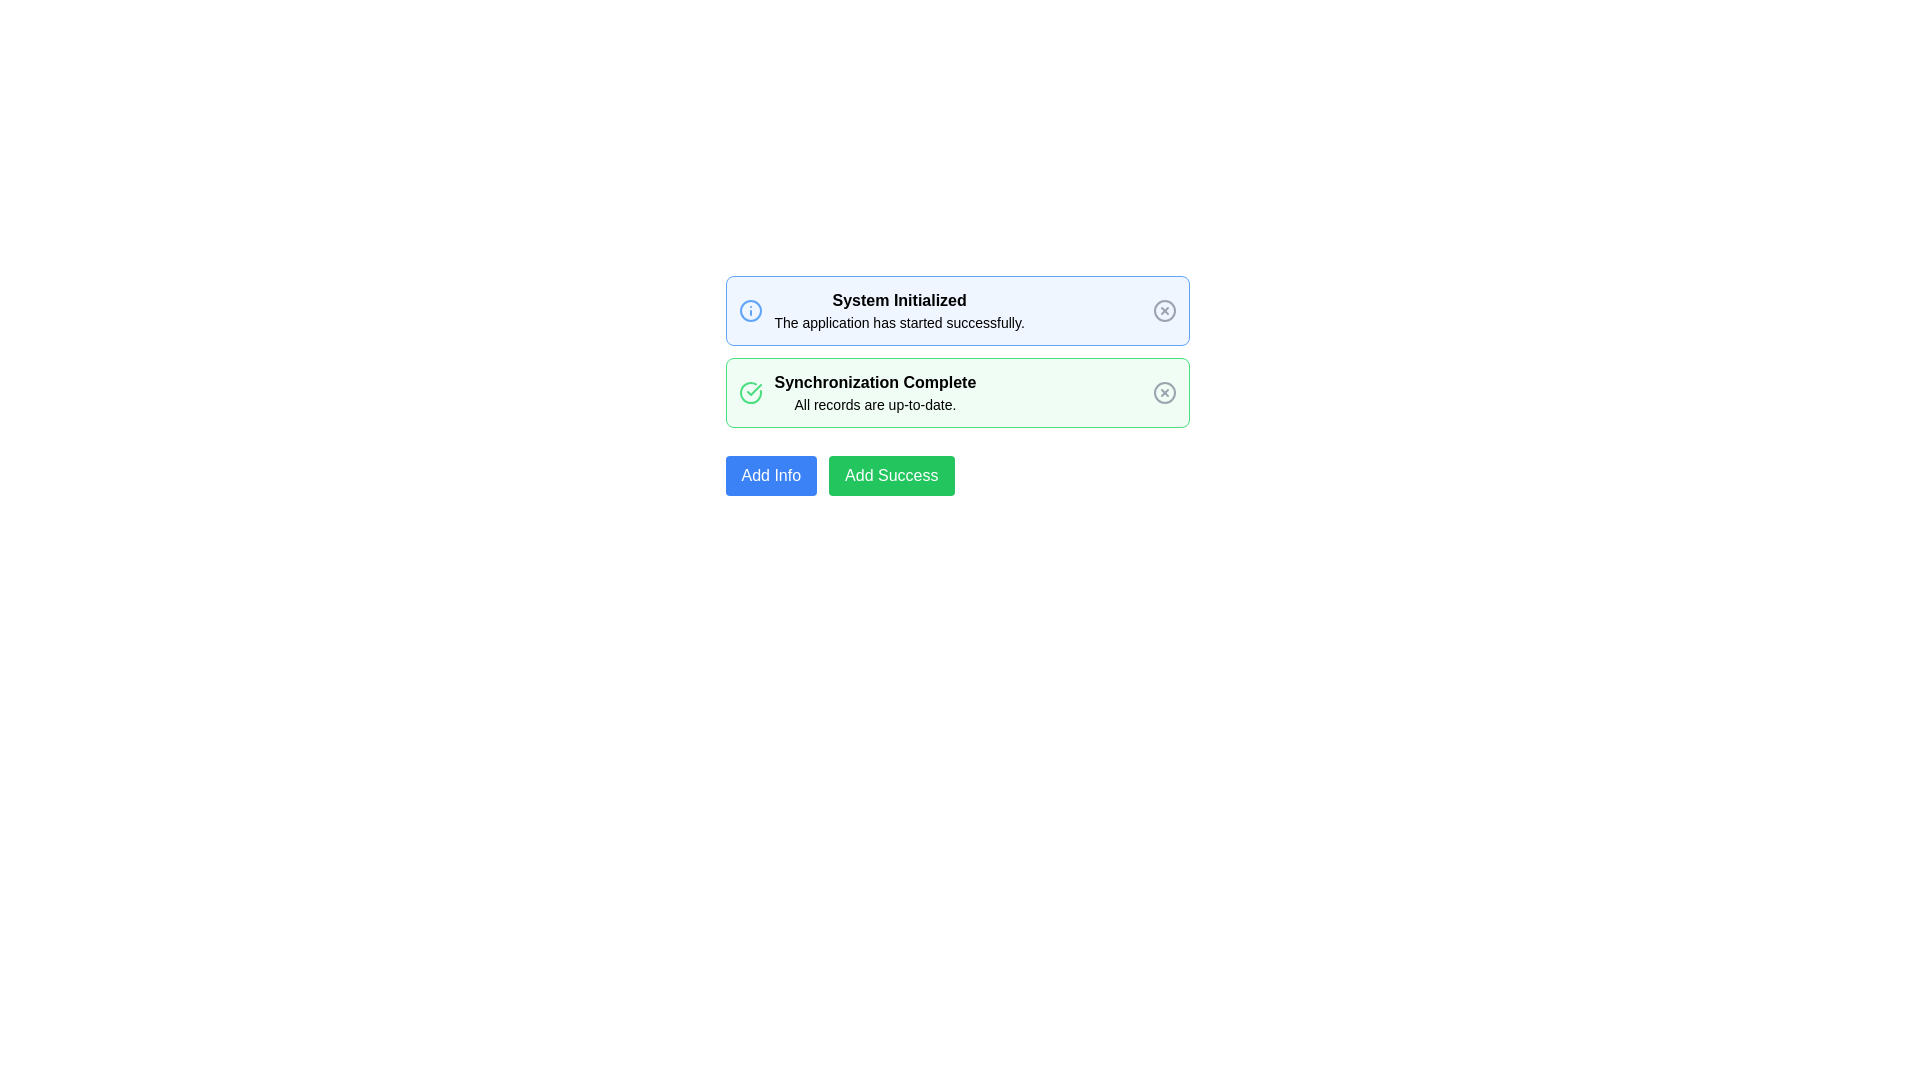  What do you see at coordinates (1164, 393) in the screenshot?
I see `the close or cancel SVG icon located to the right of the 'Synchronization Complete' green banner` at bounding box center [1164, 393].